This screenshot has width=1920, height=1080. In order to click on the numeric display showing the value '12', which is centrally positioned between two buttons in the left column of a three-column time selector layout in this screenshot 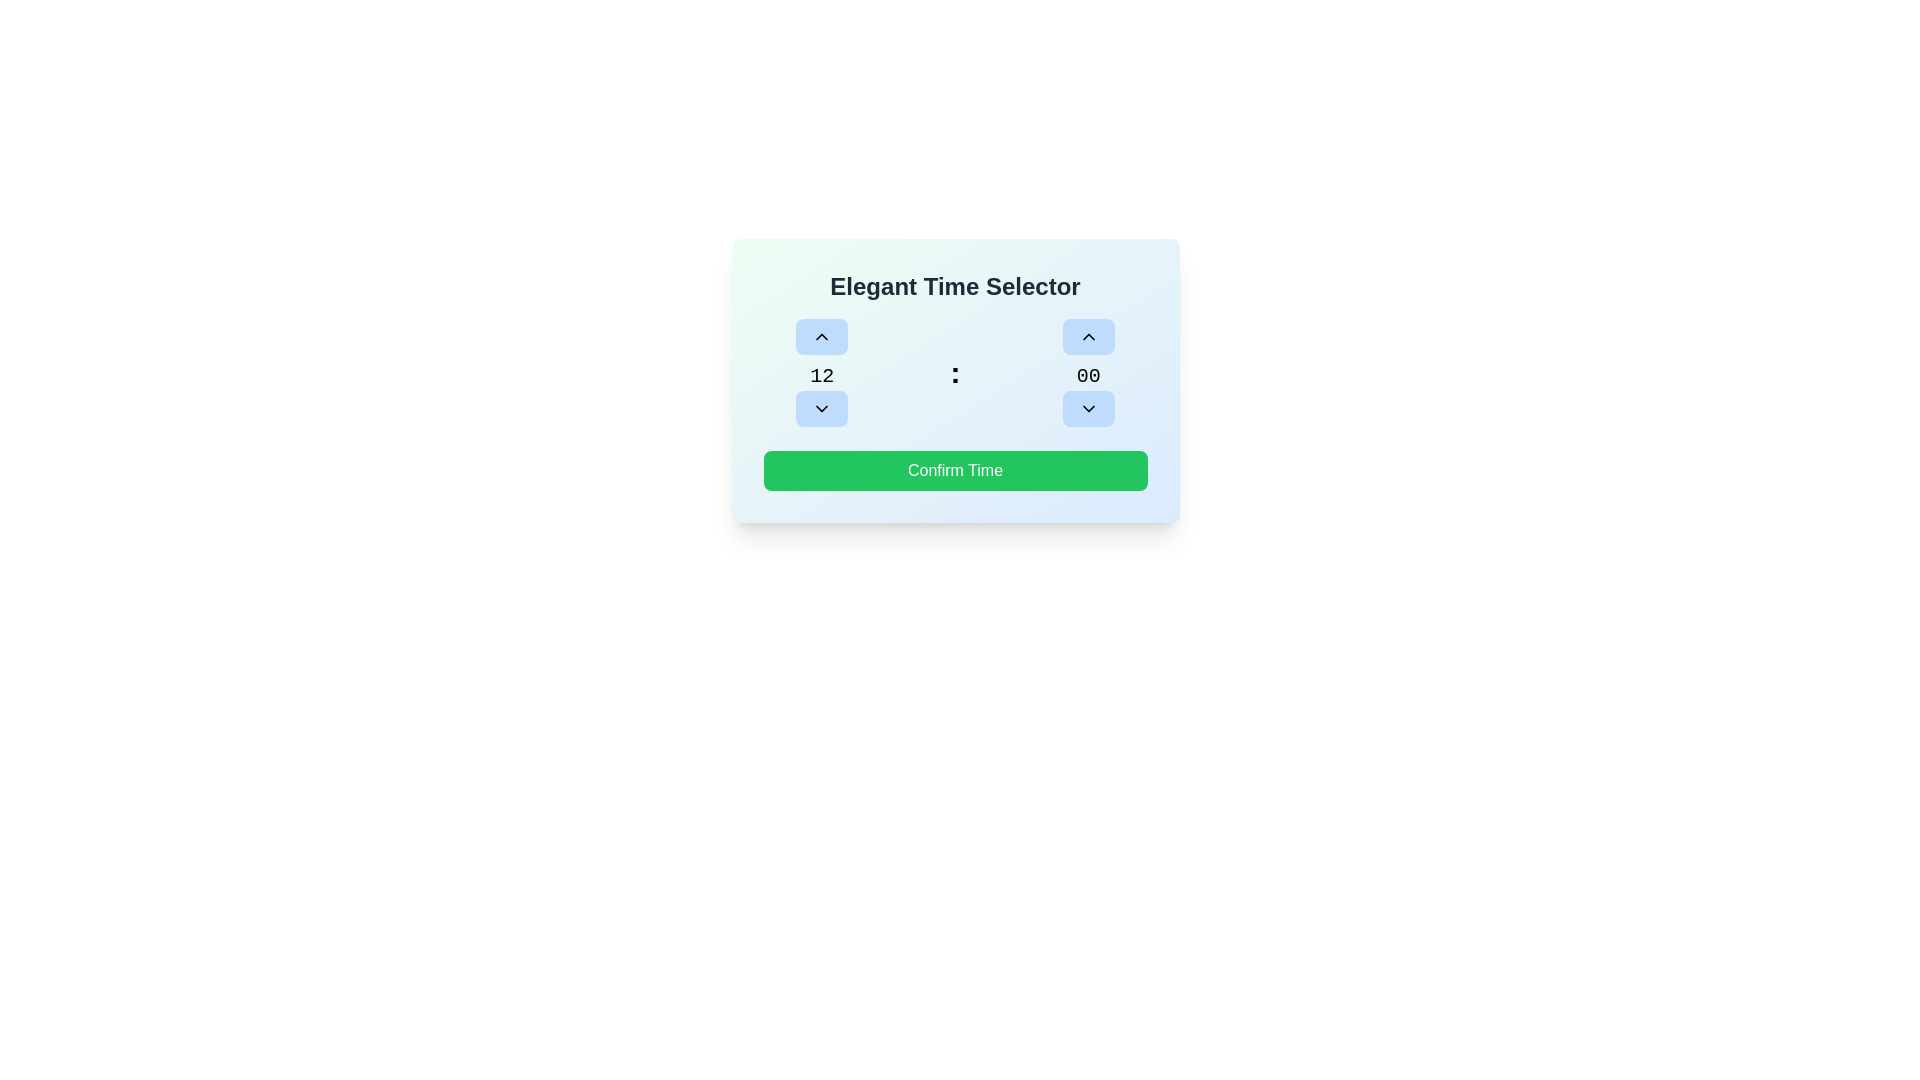, I will do `click(822, 373)`.